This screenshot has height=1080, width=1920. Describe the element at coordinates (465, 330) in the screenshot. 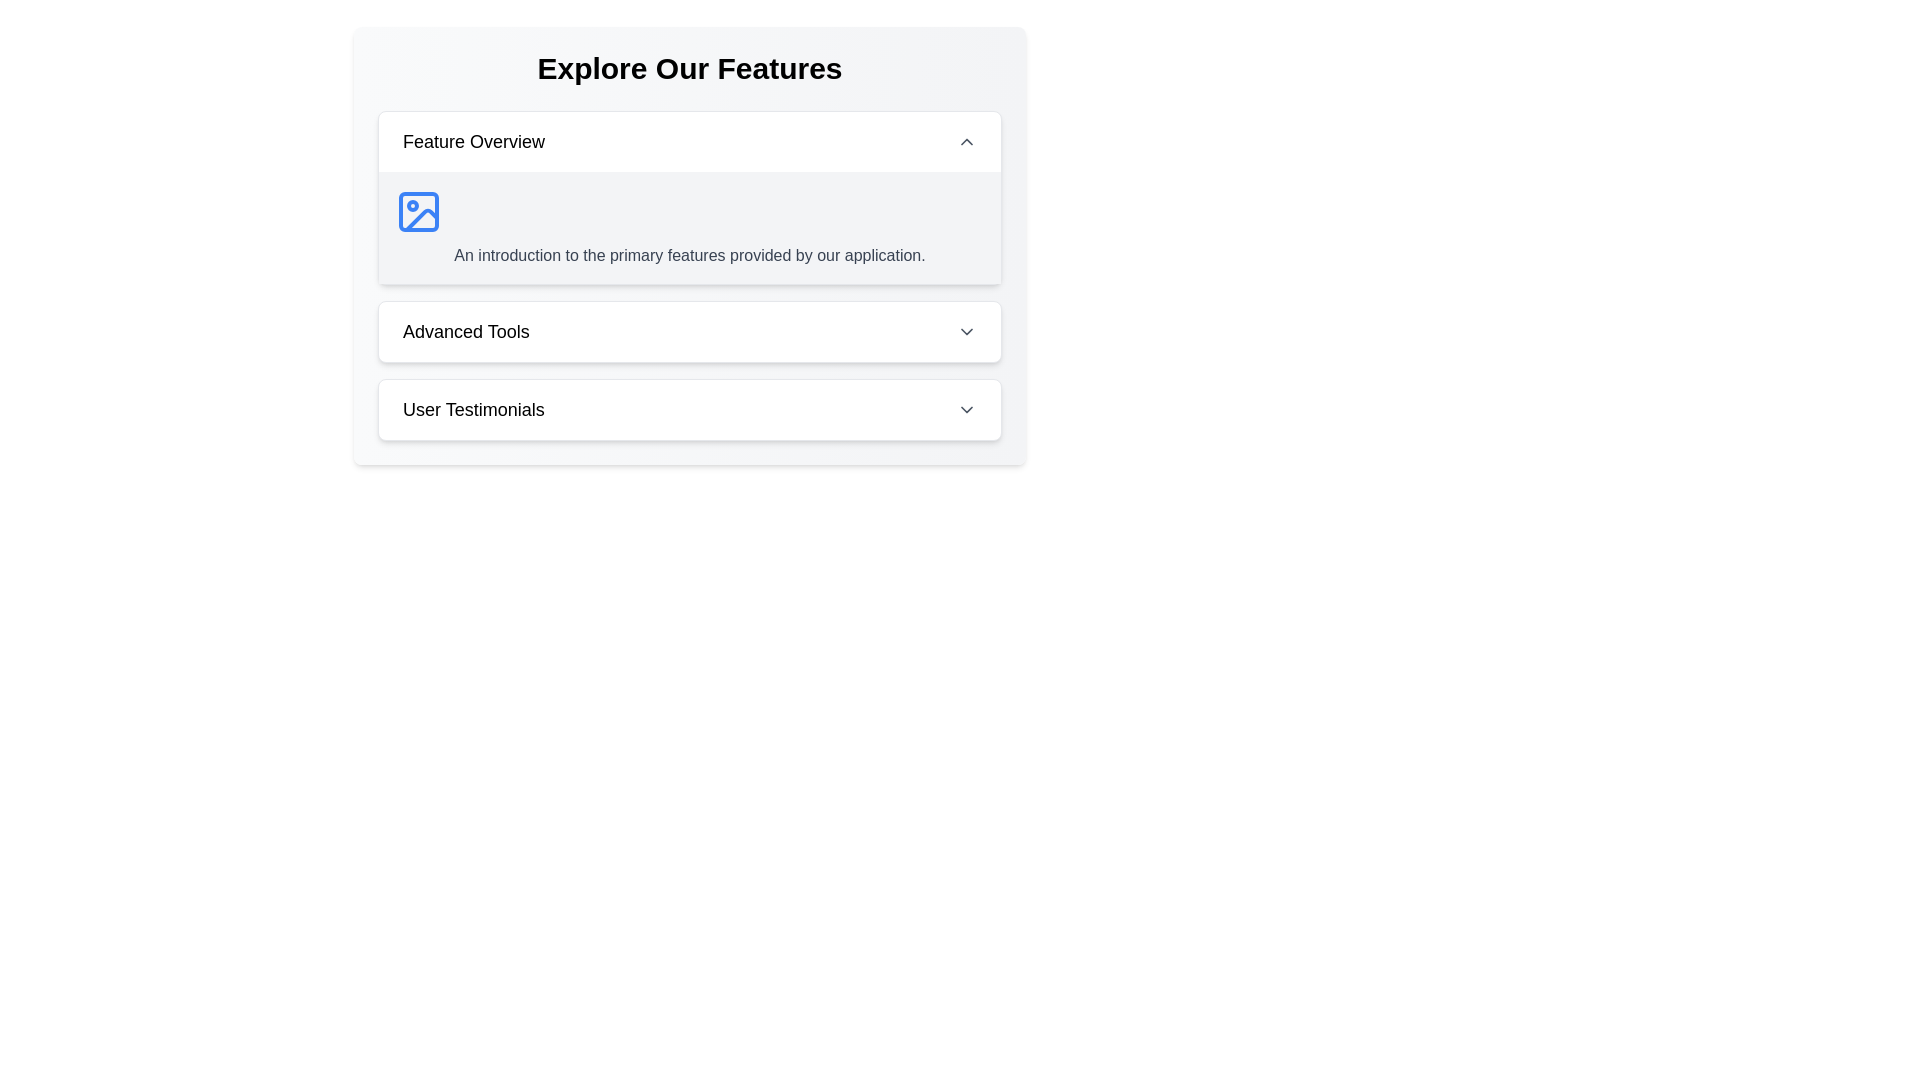

I see `the header text label that indicates advanced tools, positioned between 'Feature Overview' and 'User Testimonials'` at that location.